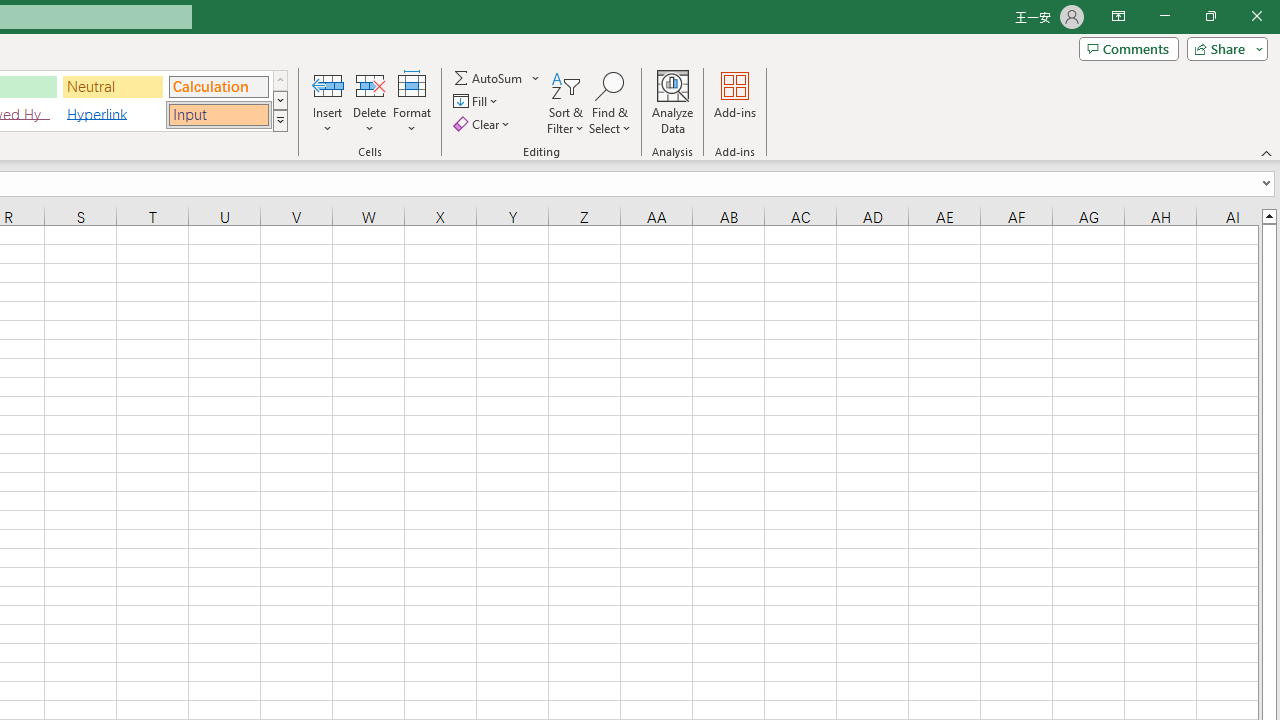  I want to click on 'AutoSum', so click(497, 77).